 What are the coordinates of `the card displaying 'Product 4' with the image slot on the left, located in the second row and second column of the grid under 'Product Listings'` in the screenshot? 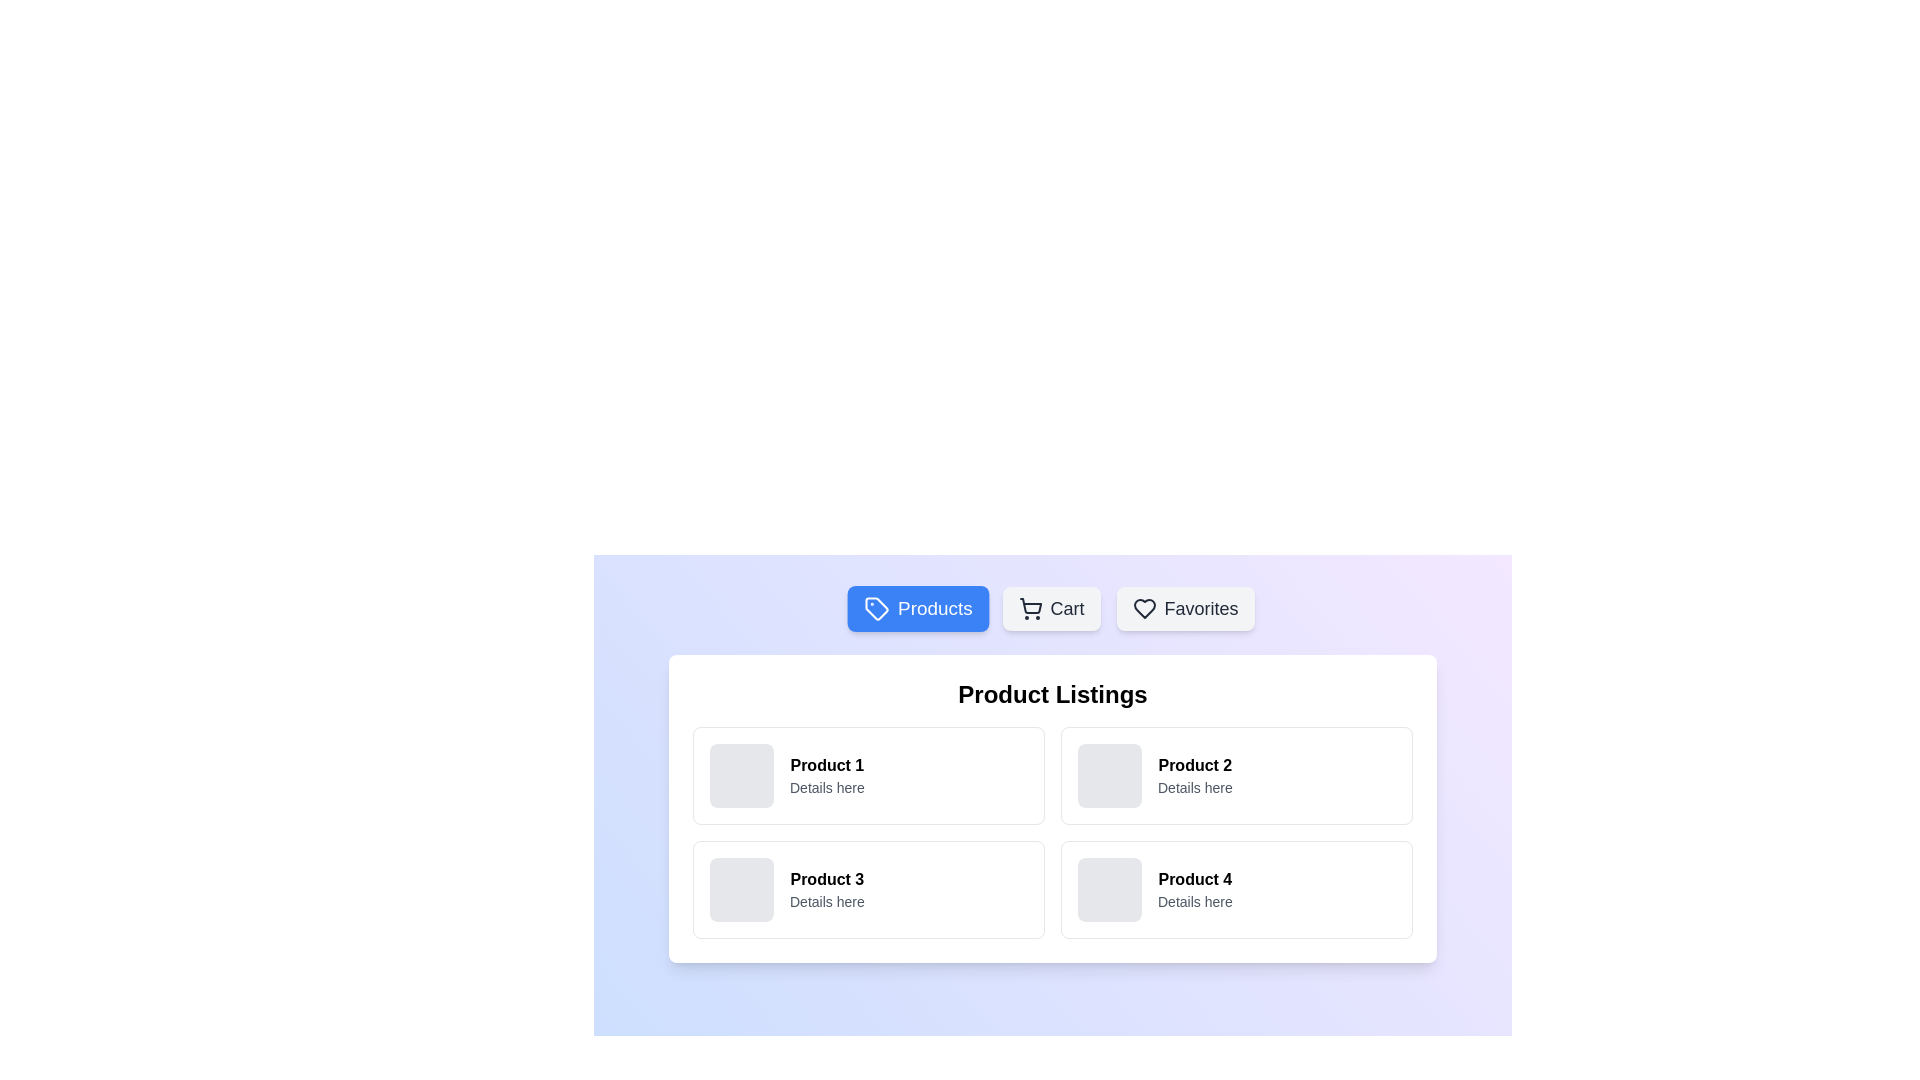 It's located at (1236, 889).